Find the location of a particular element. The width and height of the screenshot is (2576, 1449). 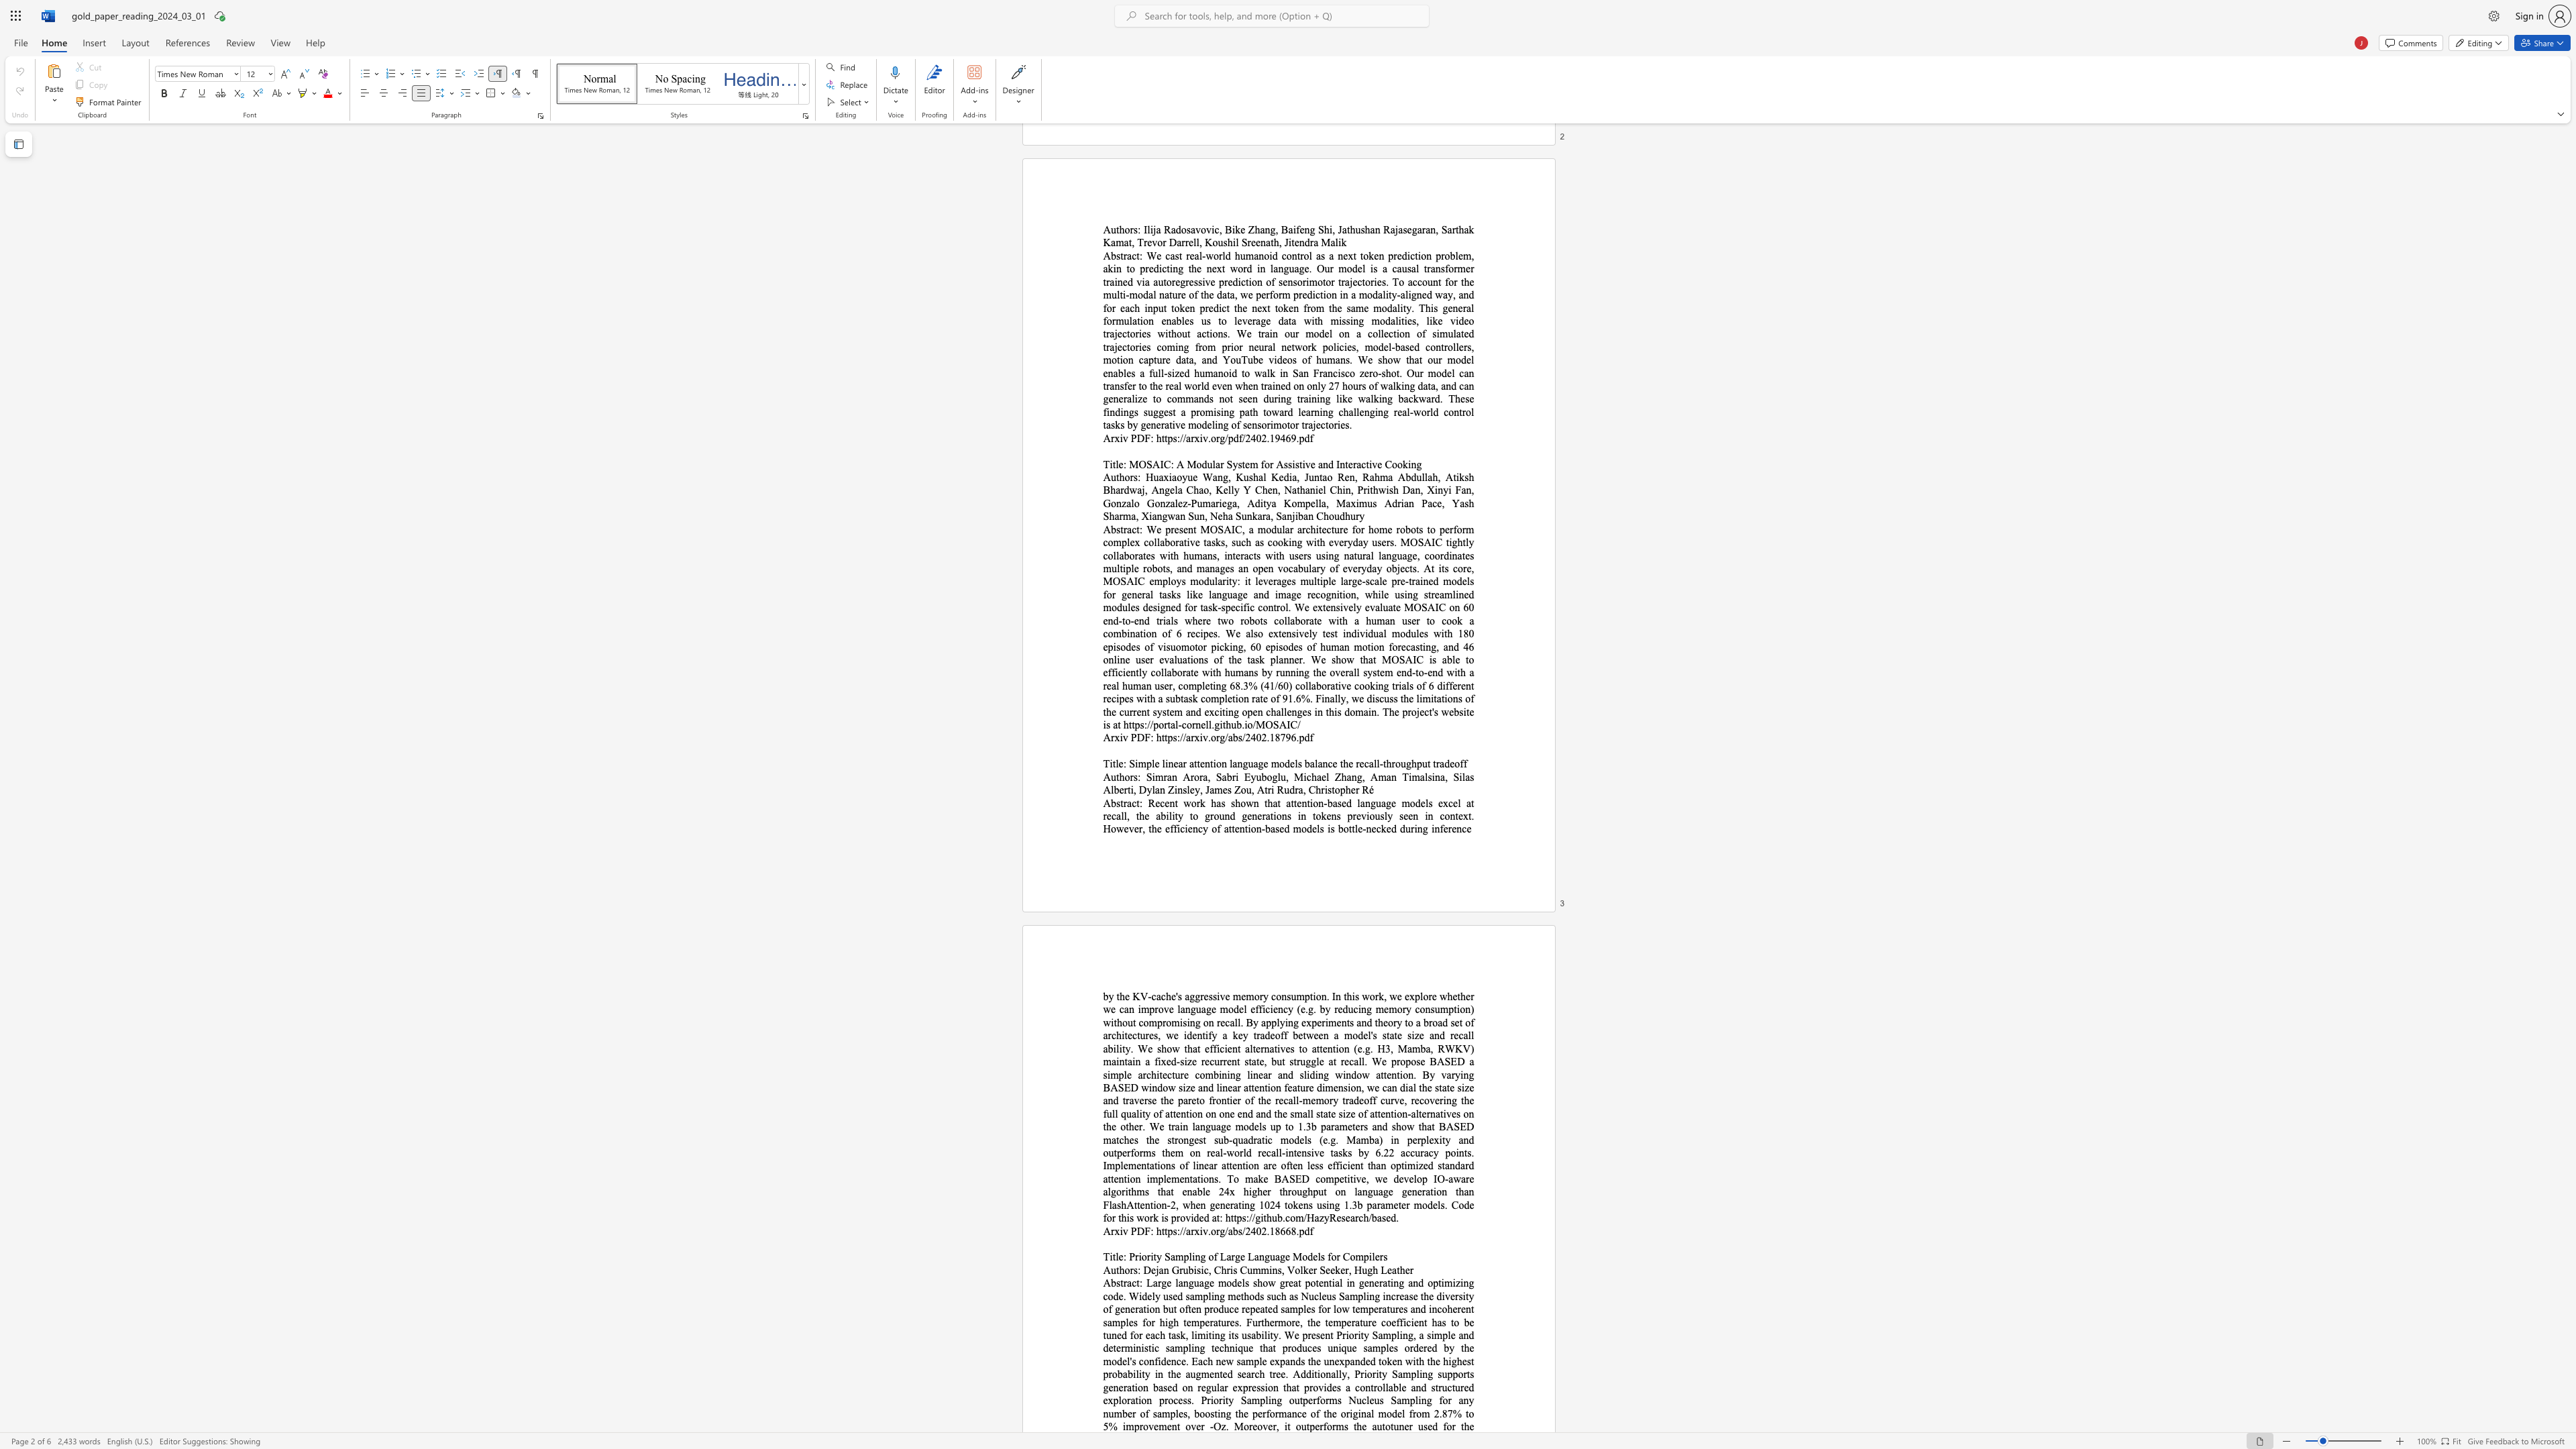

the subset text "provides a controllable and structured exploration process. Priority Sampling outperforms Nucleus Sampling for any number of sam" within the text "Large language models show great potential in generating and optimizing code. Widely used sampling methods such as Nucleus Sampling increase the diversity of generation but often produce repeated samples for low temperatures and incoherent samples for high temperatures. Furthermore, the temperature coefficient has to be tuned for each task, limiting its usability. We present Priority Sampling, a simple and deterministic sampling technique that produces unique samples ordered by the model" is located at coordinates (1303, 1387).